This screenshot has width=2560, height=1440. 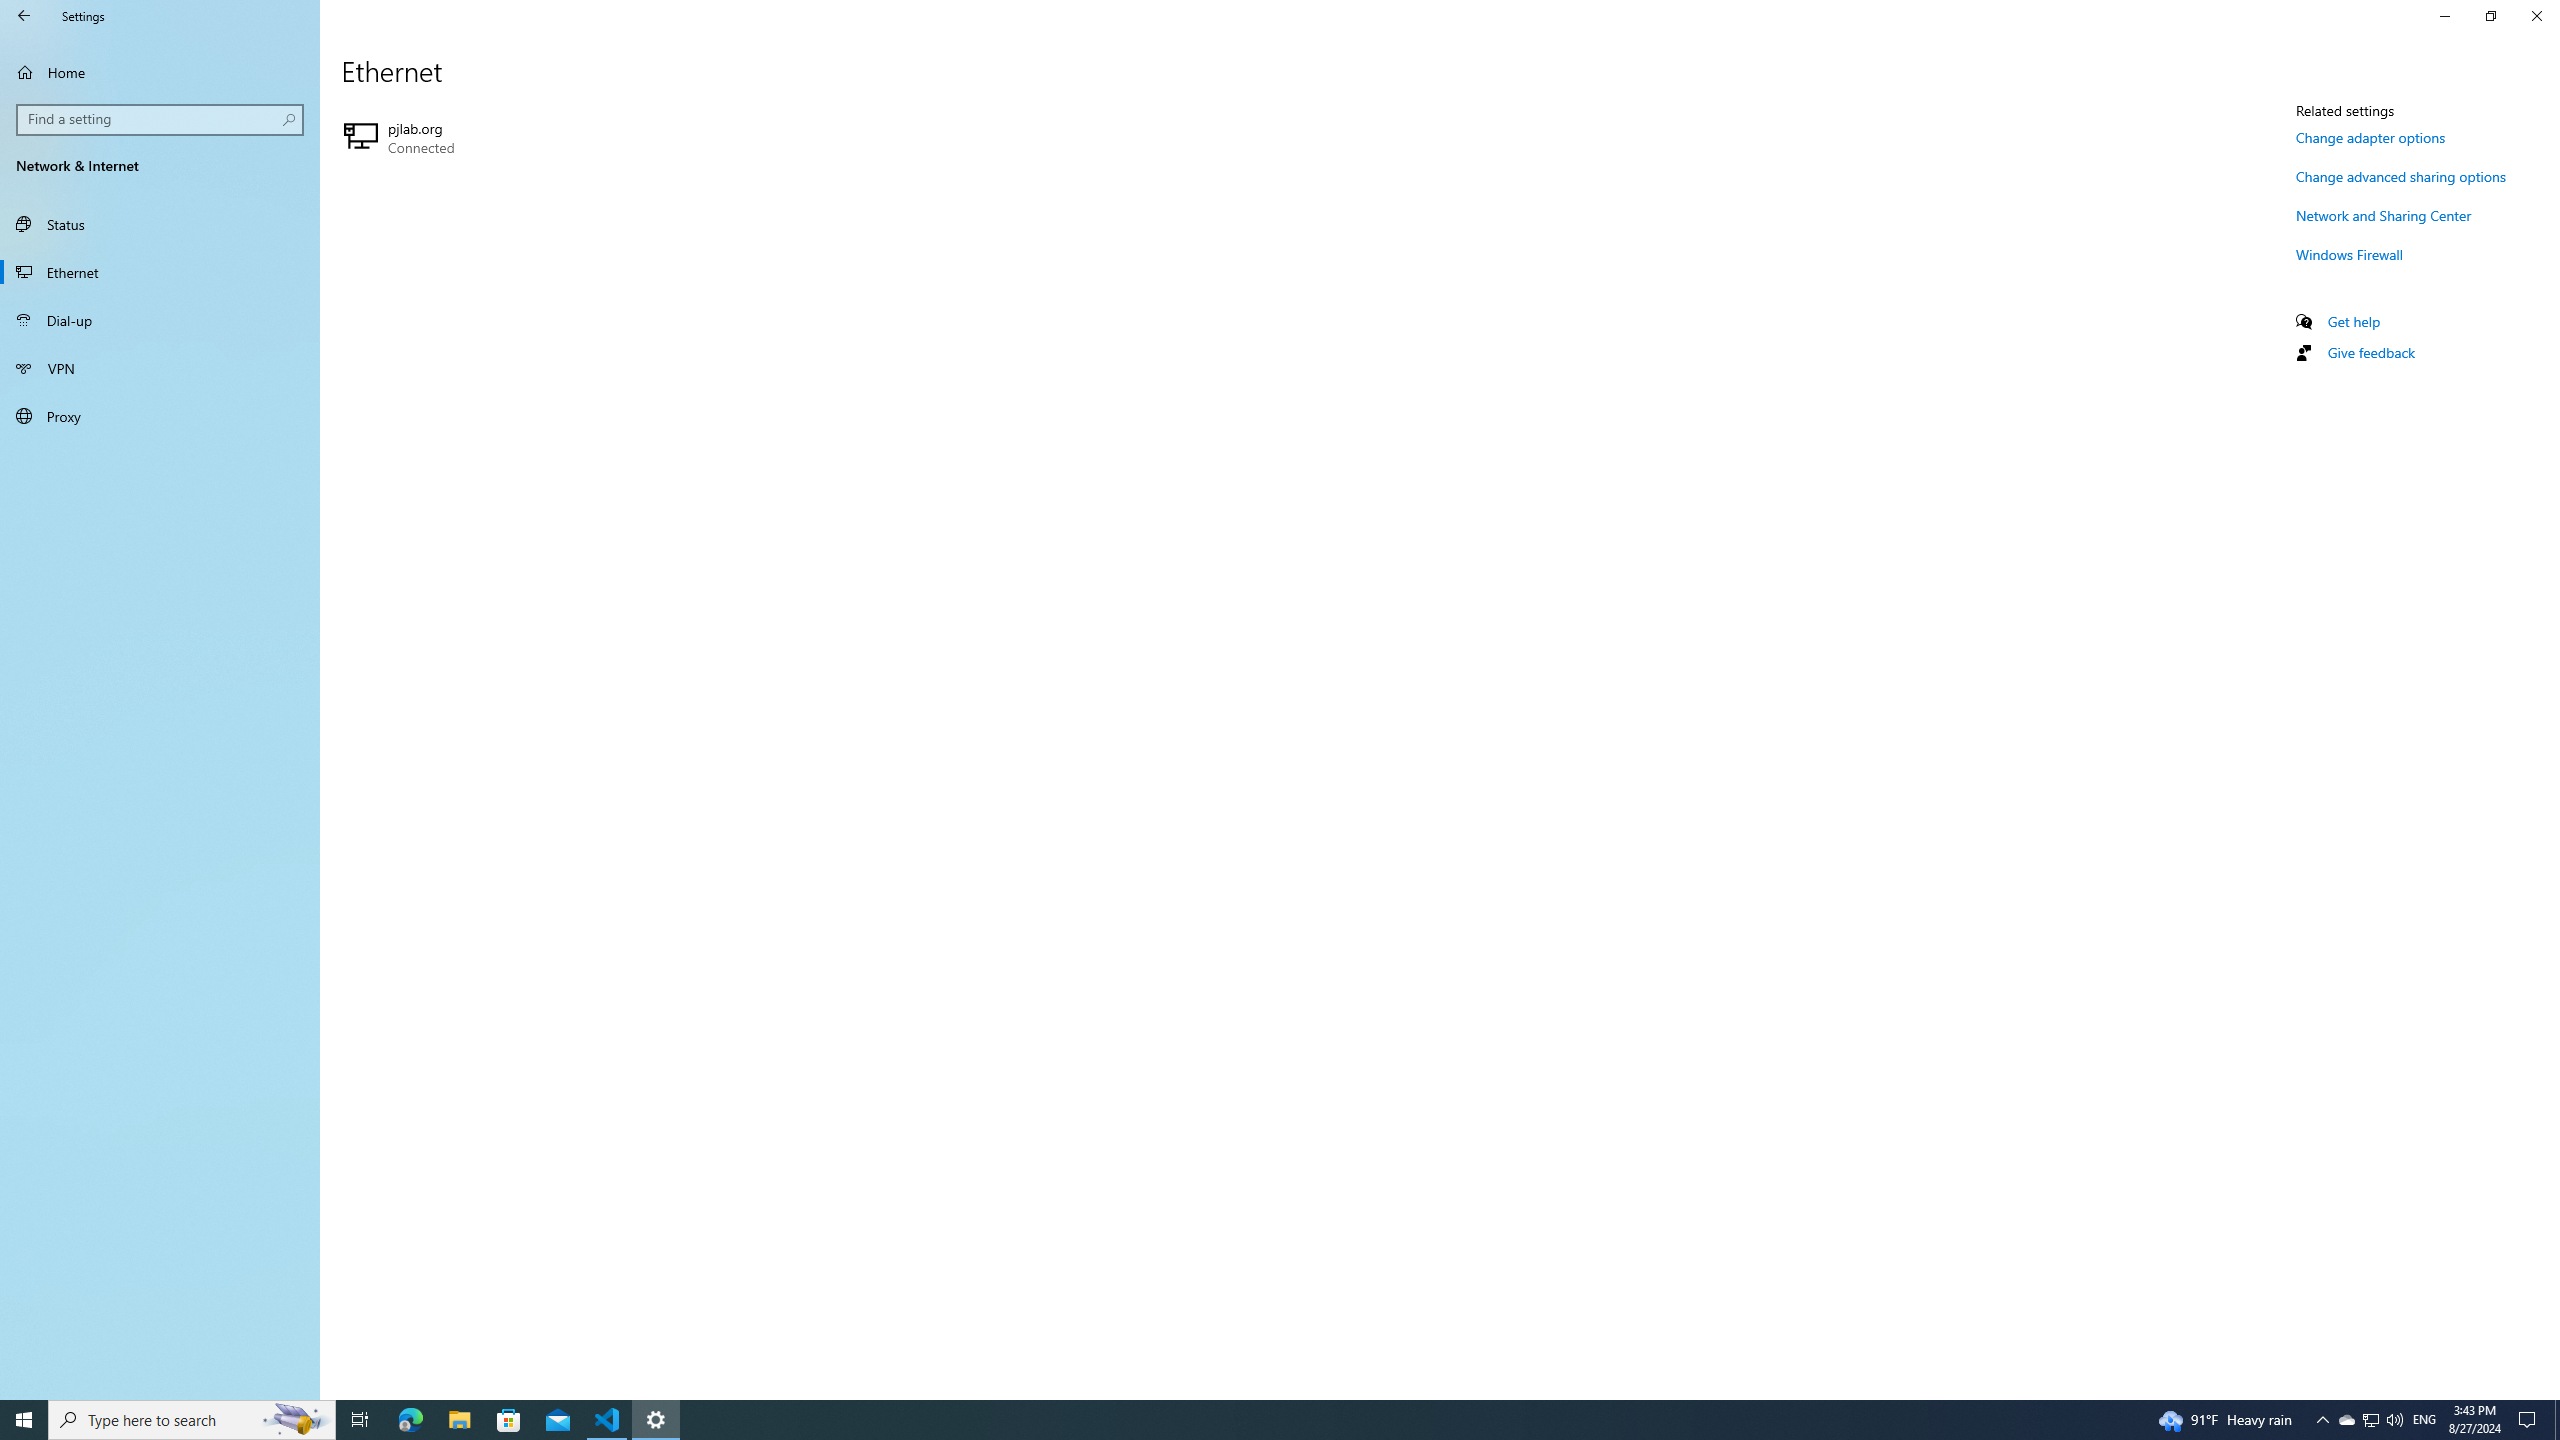 What do you see at coordinates (2535, 15) in the screenshot?
I see `'Close Settings'` at bounding box center [2535, 15].